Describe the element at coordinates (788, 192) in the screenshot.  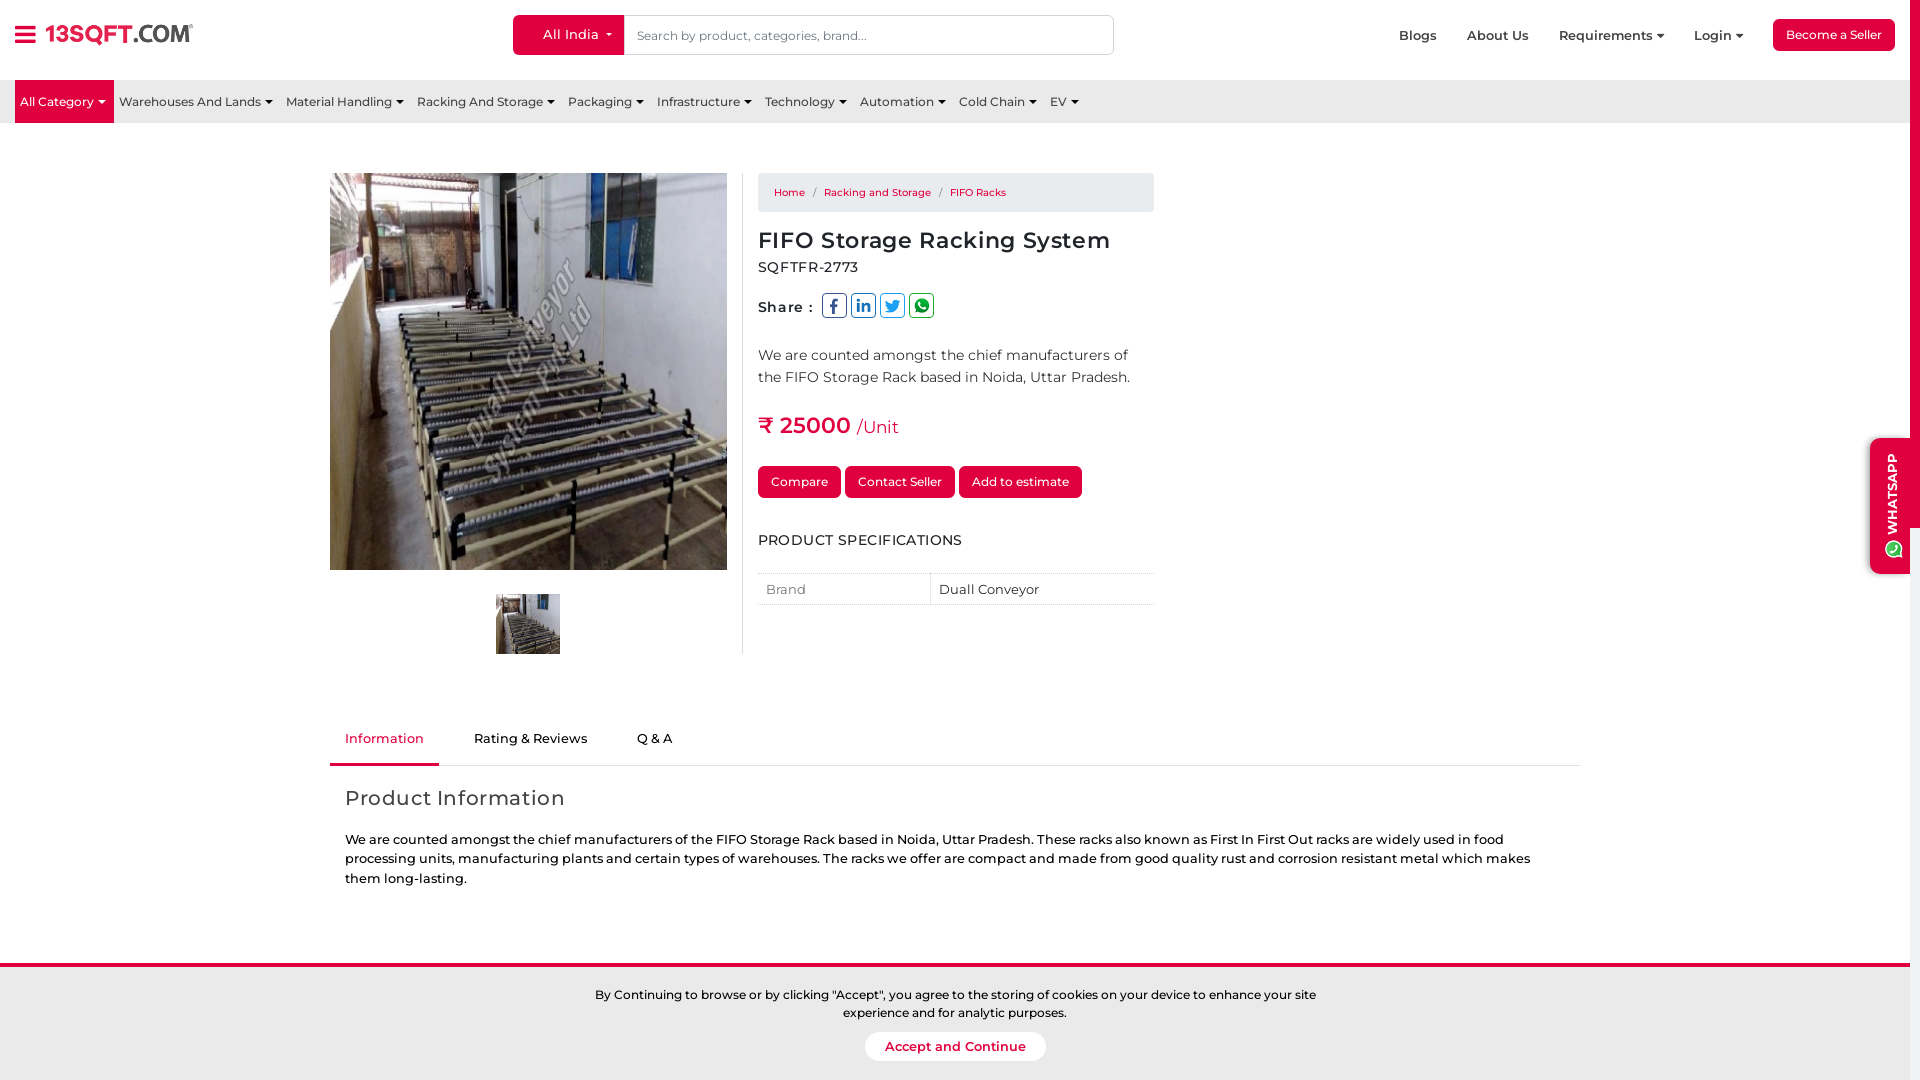
I see `'Home'` at that location.